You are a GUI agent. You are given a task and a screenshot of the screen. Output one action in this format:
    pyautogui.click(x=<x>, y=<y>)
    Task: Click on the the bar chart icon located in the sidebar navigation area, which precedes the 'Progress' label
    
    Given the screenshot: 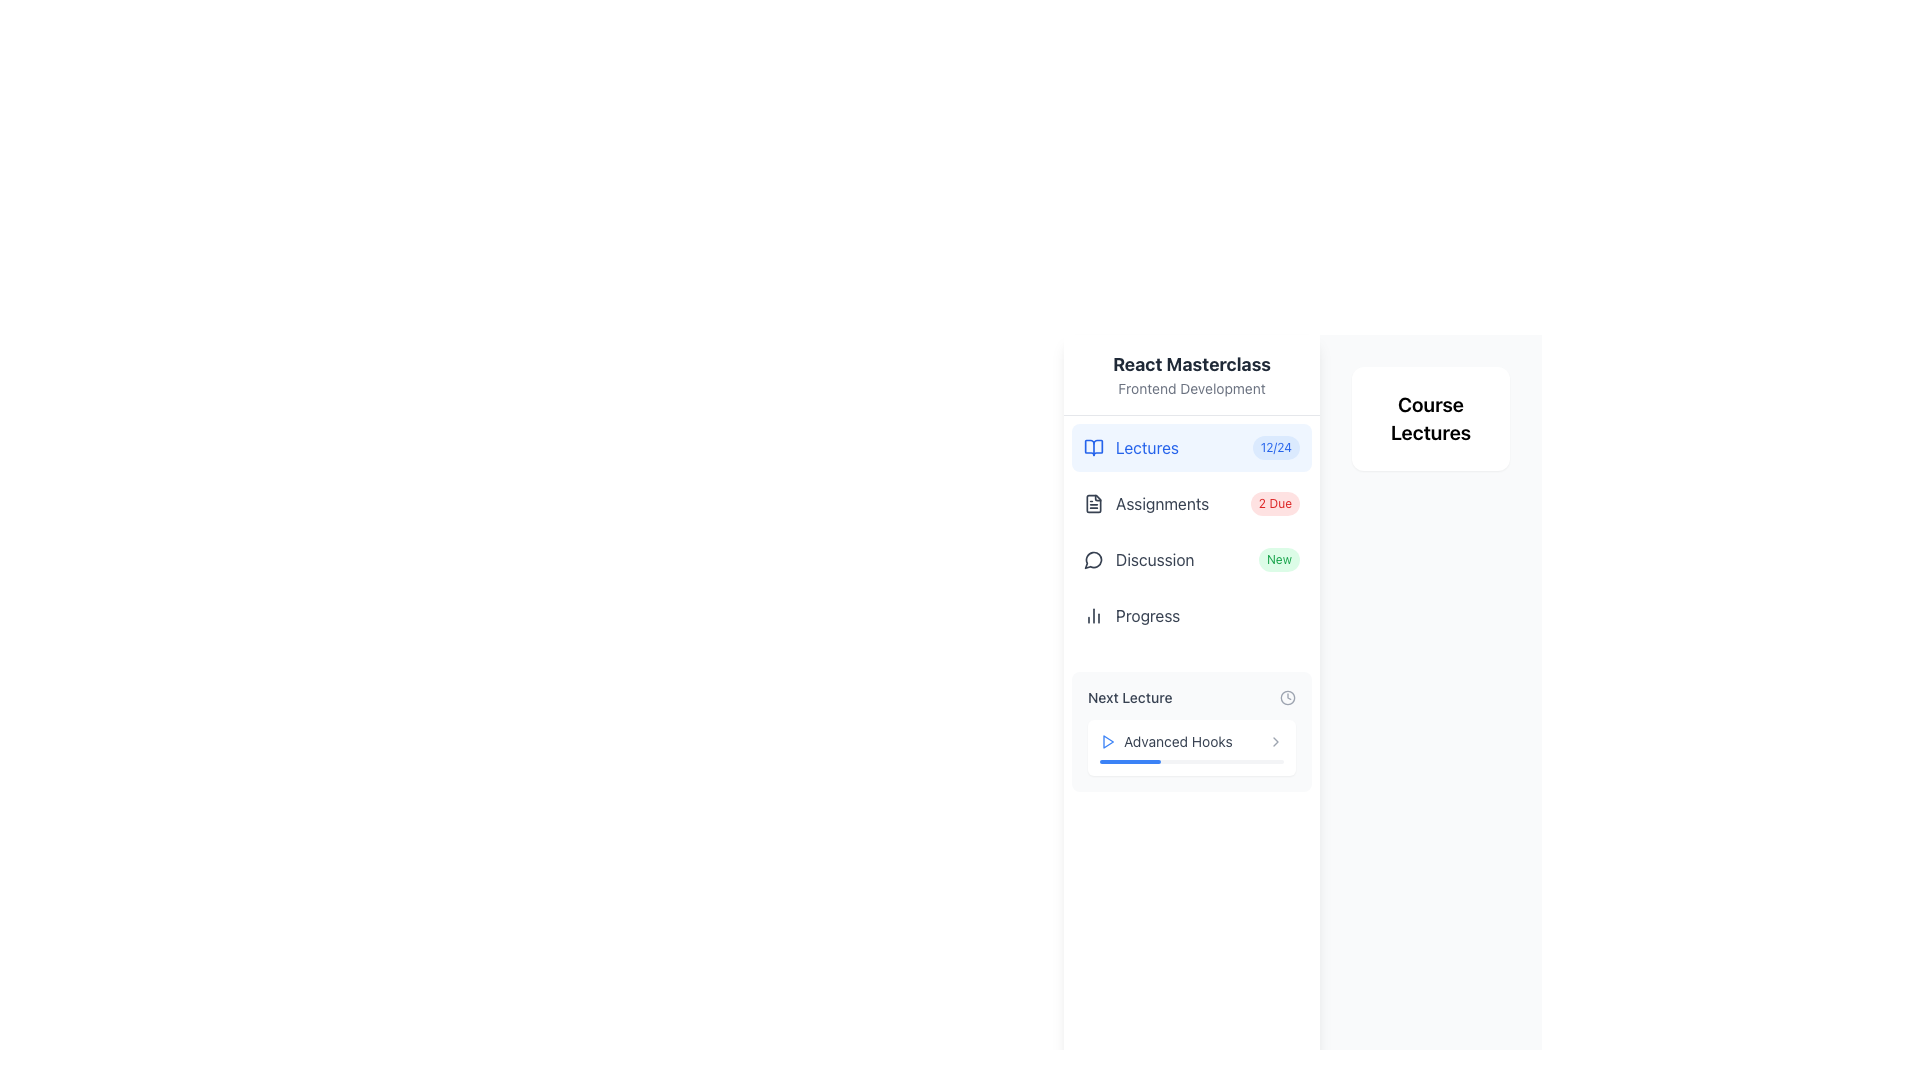 What is the action you would take?
    pyautogui.click(x=1093, y=615)
    